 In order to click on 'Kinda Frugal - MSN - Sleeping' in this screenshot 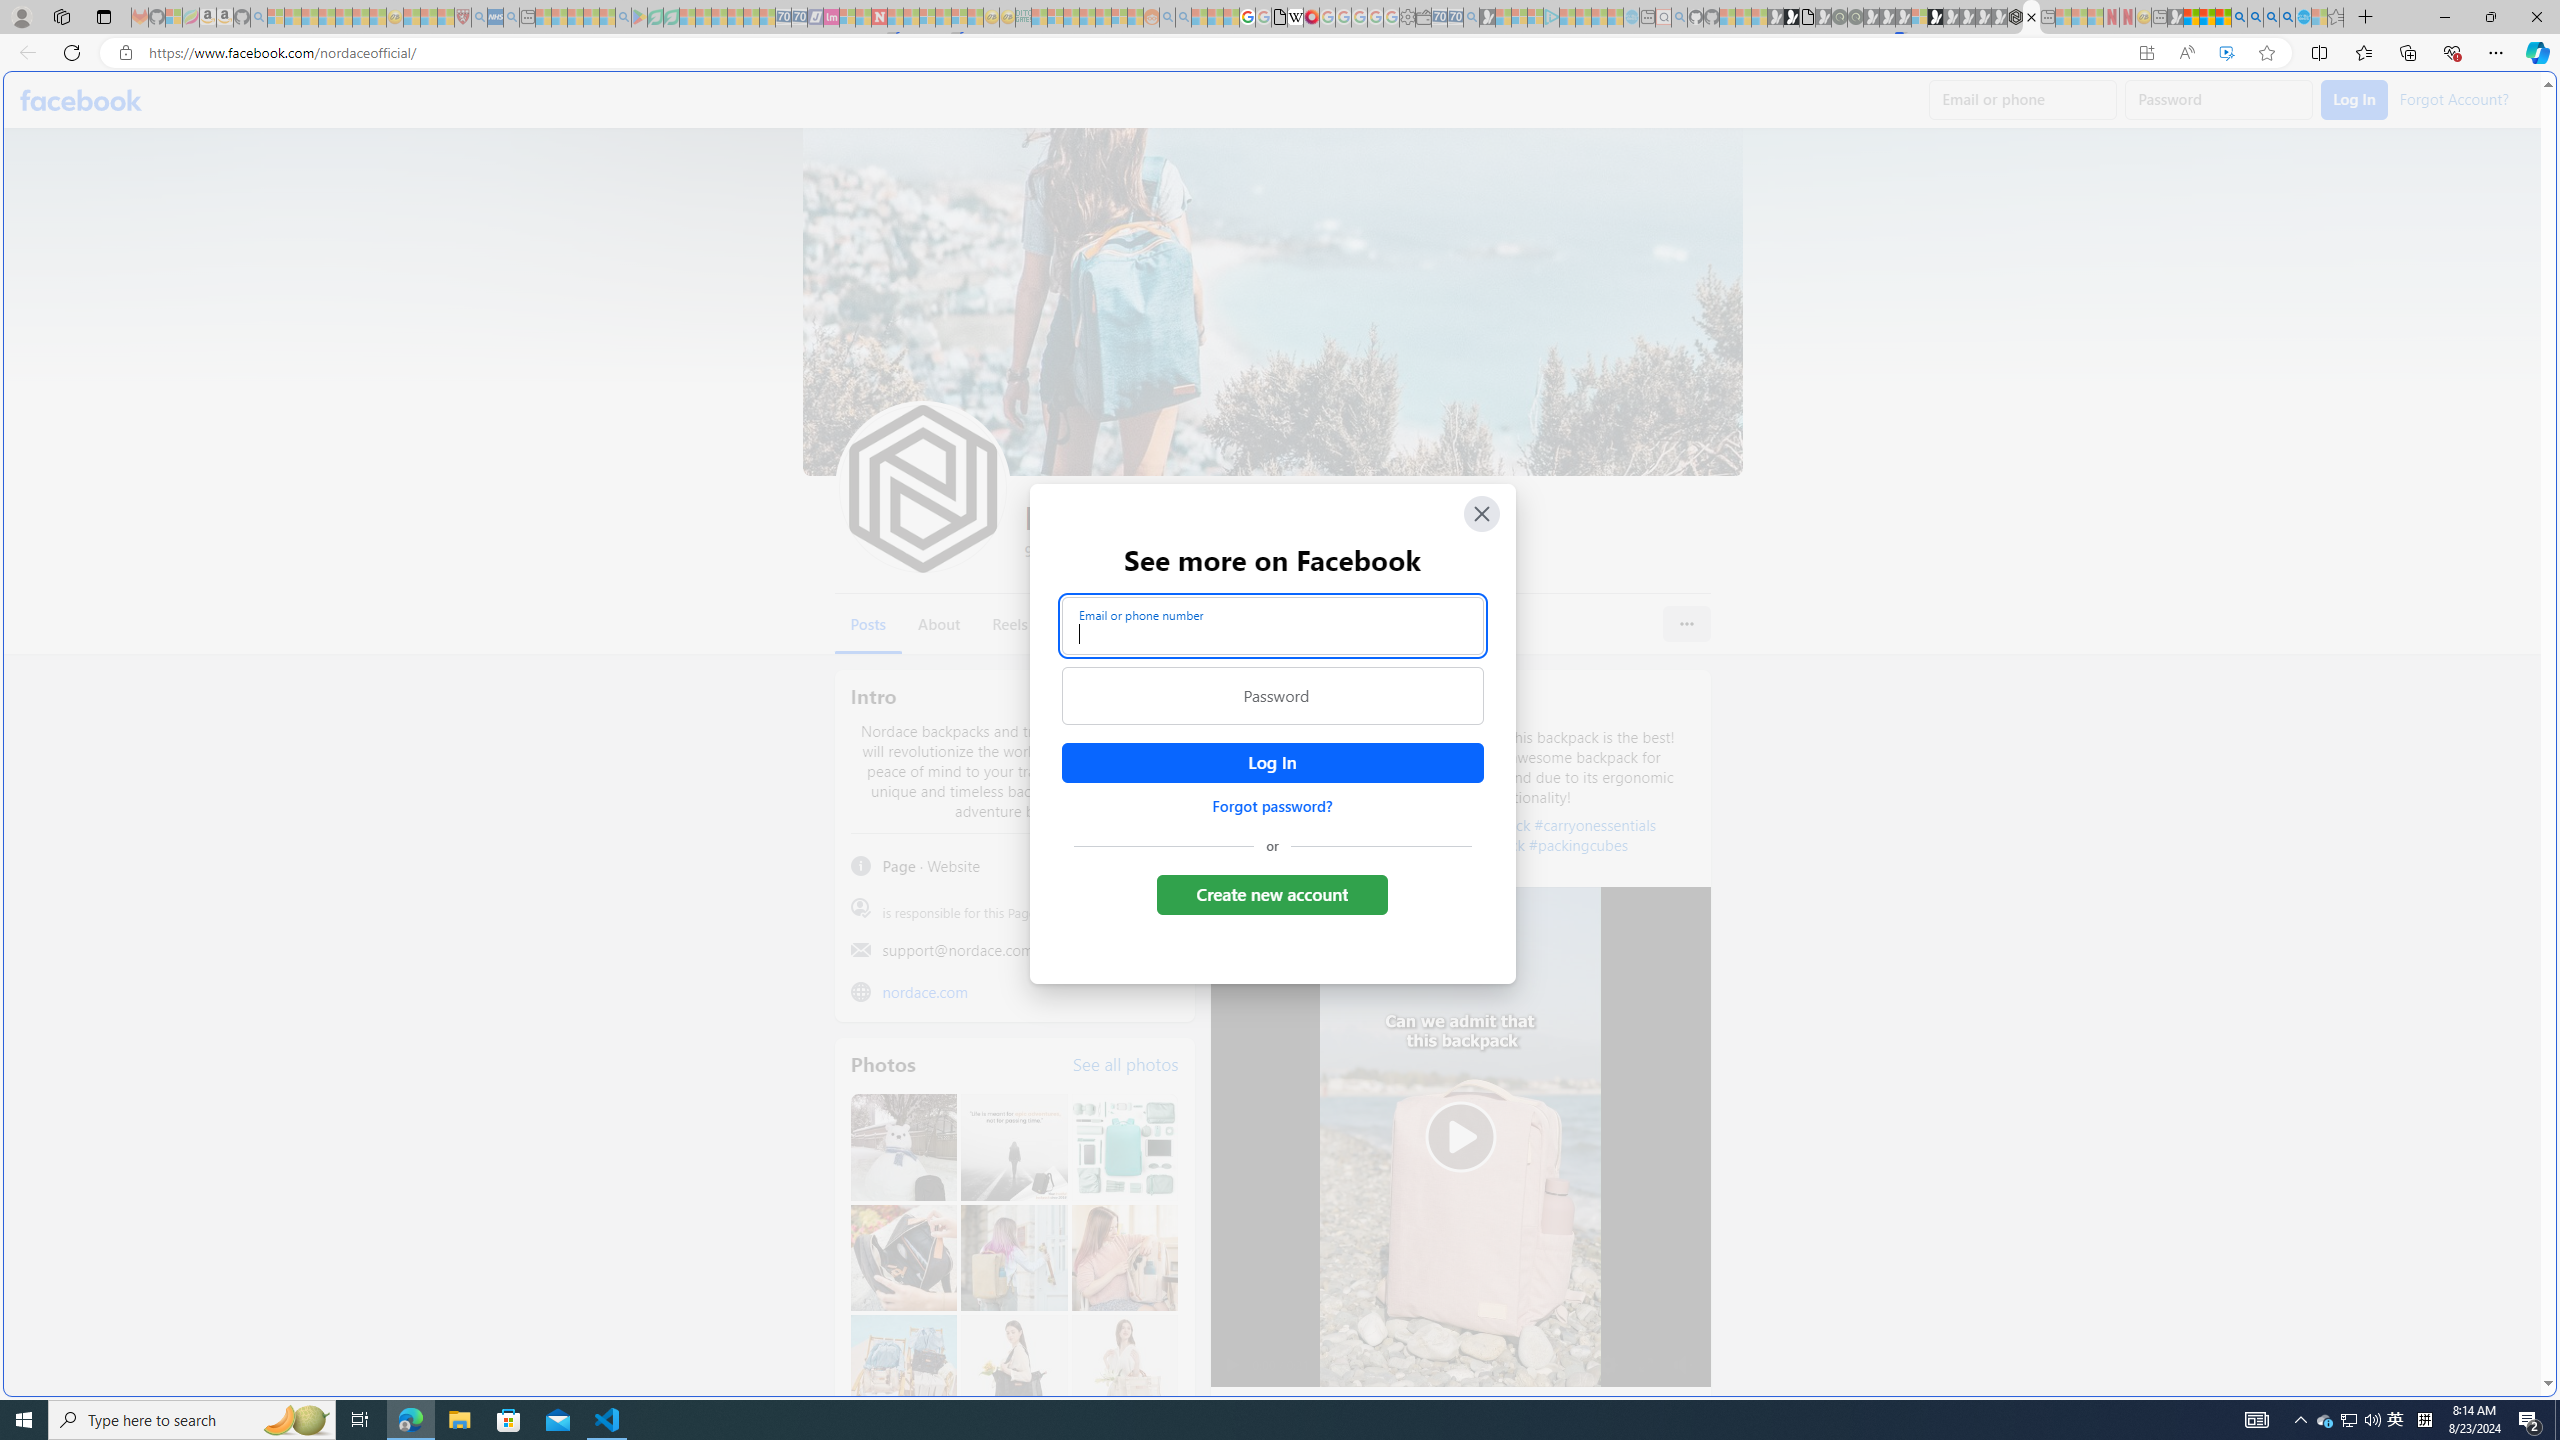, I will do `click(1104, 16)`.